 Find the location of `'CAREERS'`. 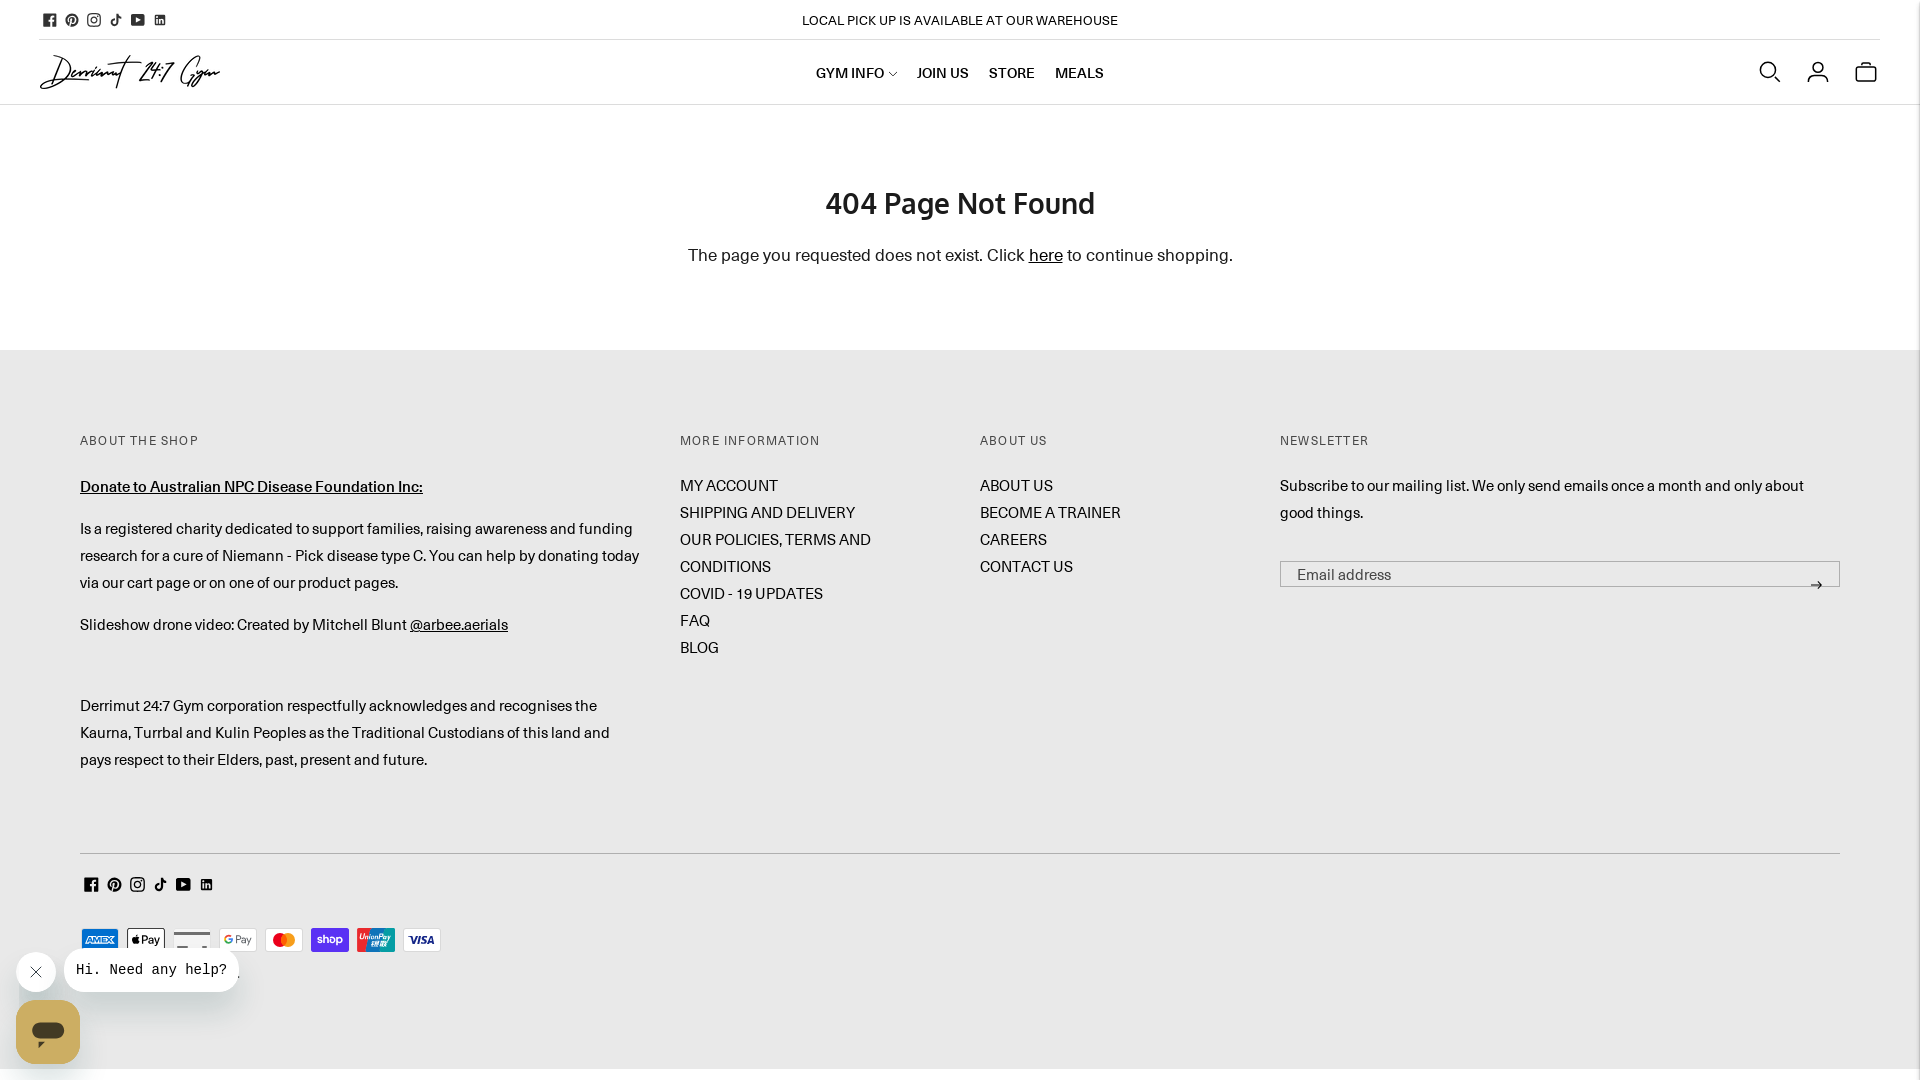

'CAREERS' is located at coordinates (1013, 538).